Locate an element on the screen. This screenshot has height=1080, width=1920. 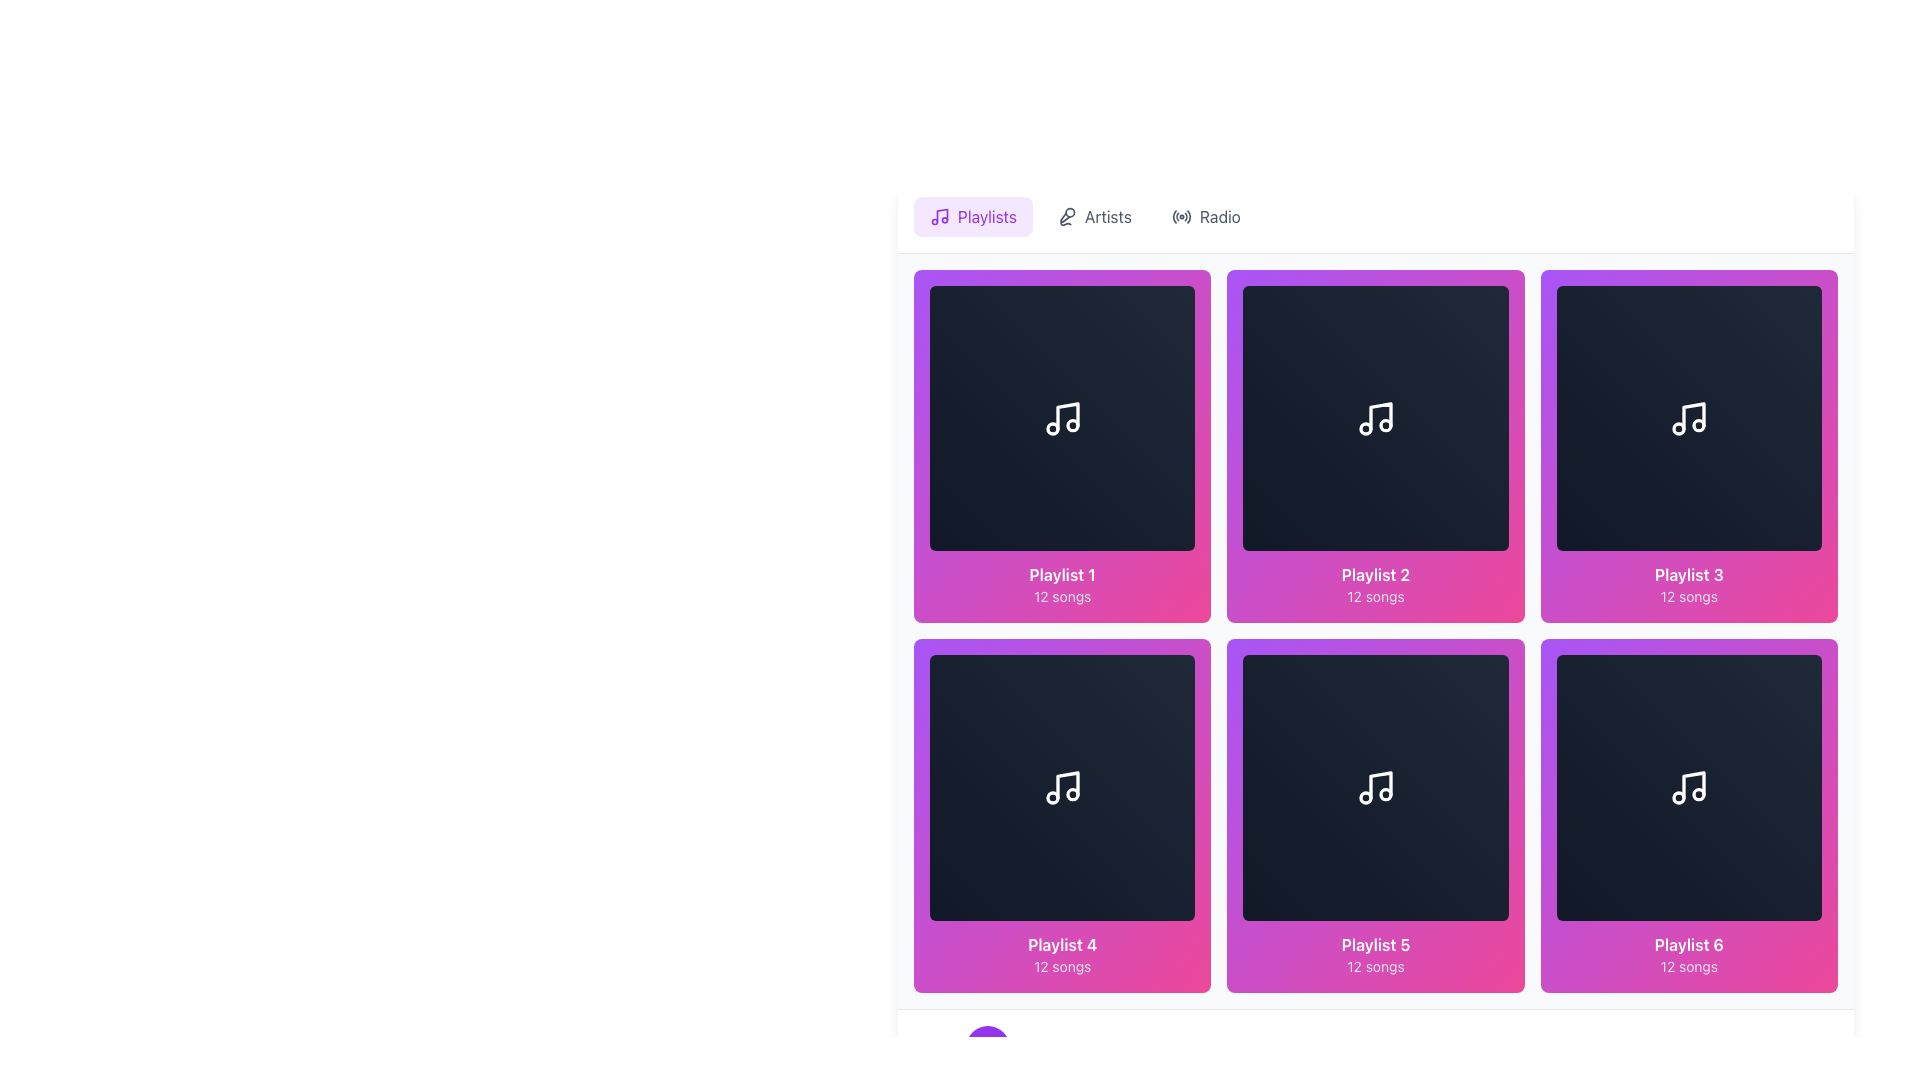
the music note icon located inside the first card labeled 'Playlist 1' in the top-left of the grid layout is located at coordinates (1066, 415).